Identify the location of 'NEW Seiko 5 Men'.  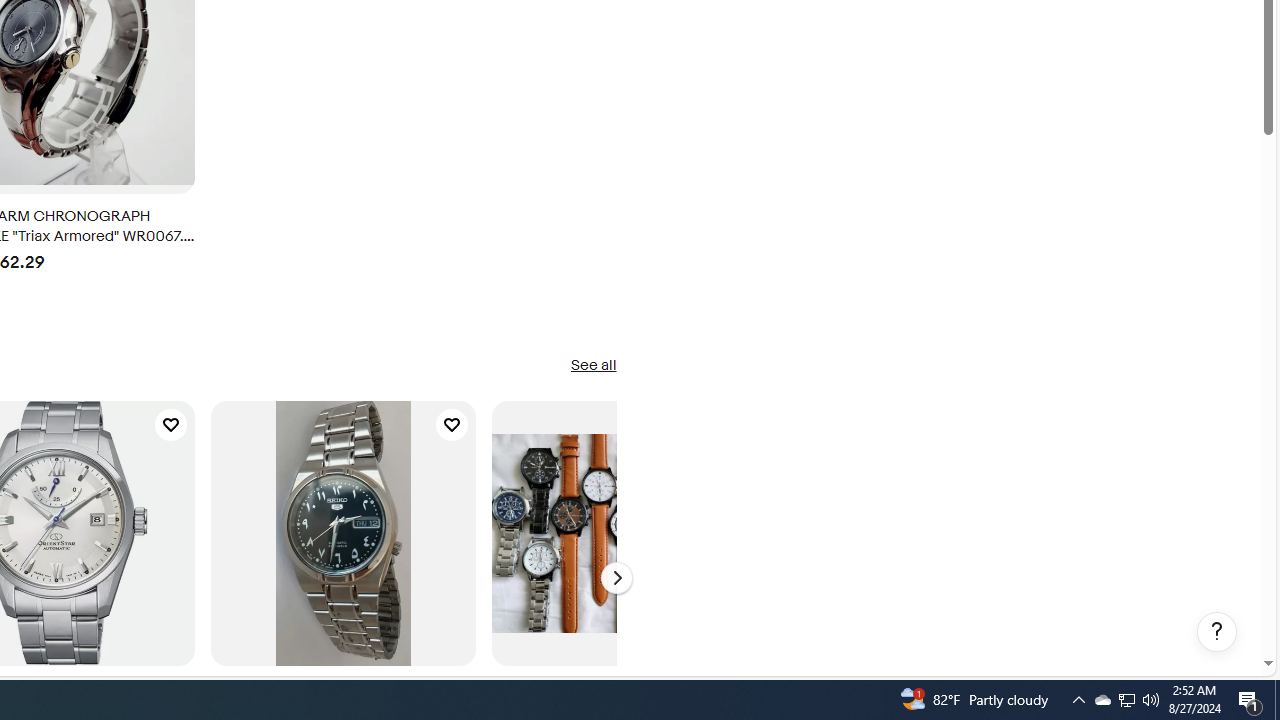
(343, 532).